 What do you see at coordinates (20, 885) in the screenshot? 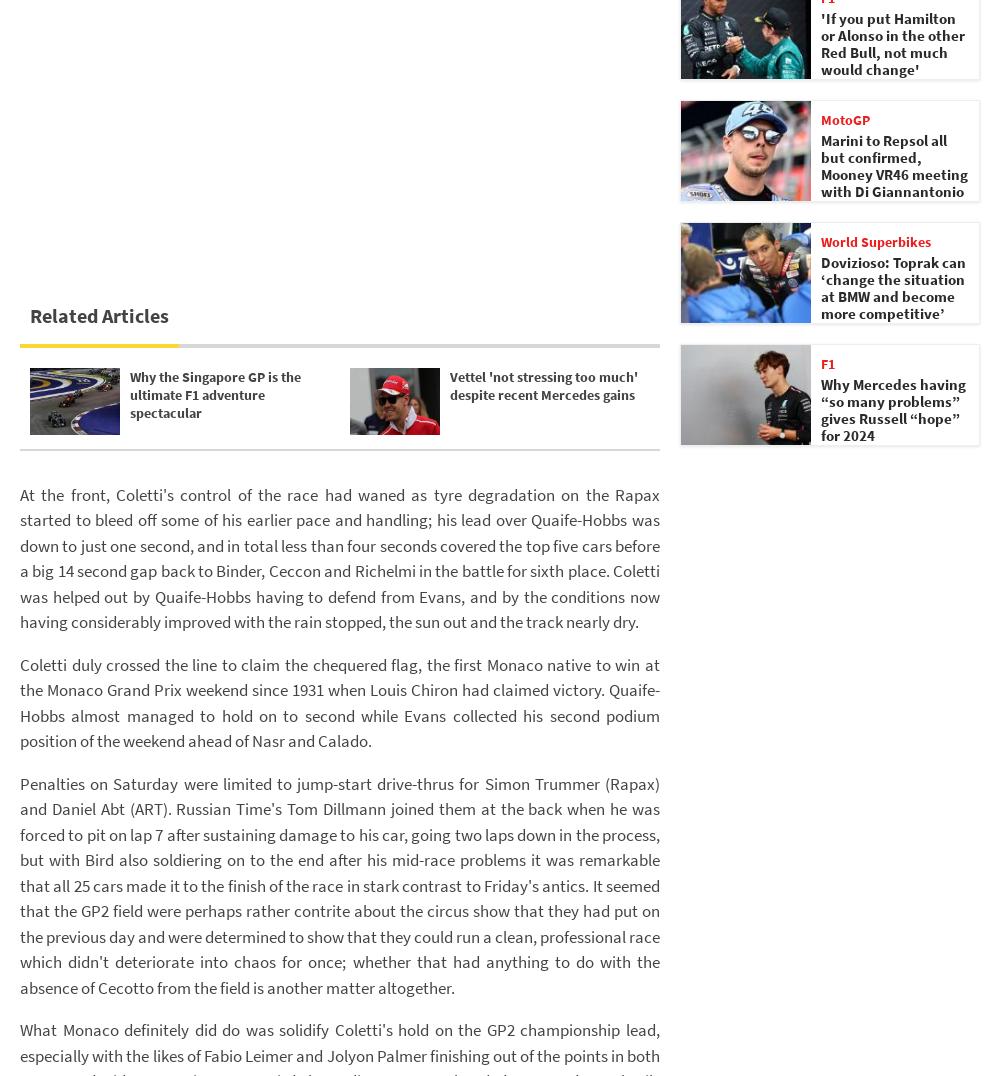
I see `'Penalties on Saturday were limited to jump-start drive-thrus for Simon Trummer (Rapax) and Daniel Abt (ART). Russian Time's Tom Dillmann joined them at the back when he was forced to pit on lap 7 after sustaining damage to his car, going two laps down in the process, but with Bird also soldiering on to the end after his mid-race problems it was remarkable that all 25 cars made it to the finish of the race in stark contrast to Friday's antics. It seemed that the GP2 field were perhaps rather contrite about the circus show that they had put on the previous day and were determined to show that they could run a clean, professional race which didn't deteriorate into chaos for once; whether that had anything to do with the absence of Cecotto from the field is another matter altogether.'` at bounding box center [20, 885].